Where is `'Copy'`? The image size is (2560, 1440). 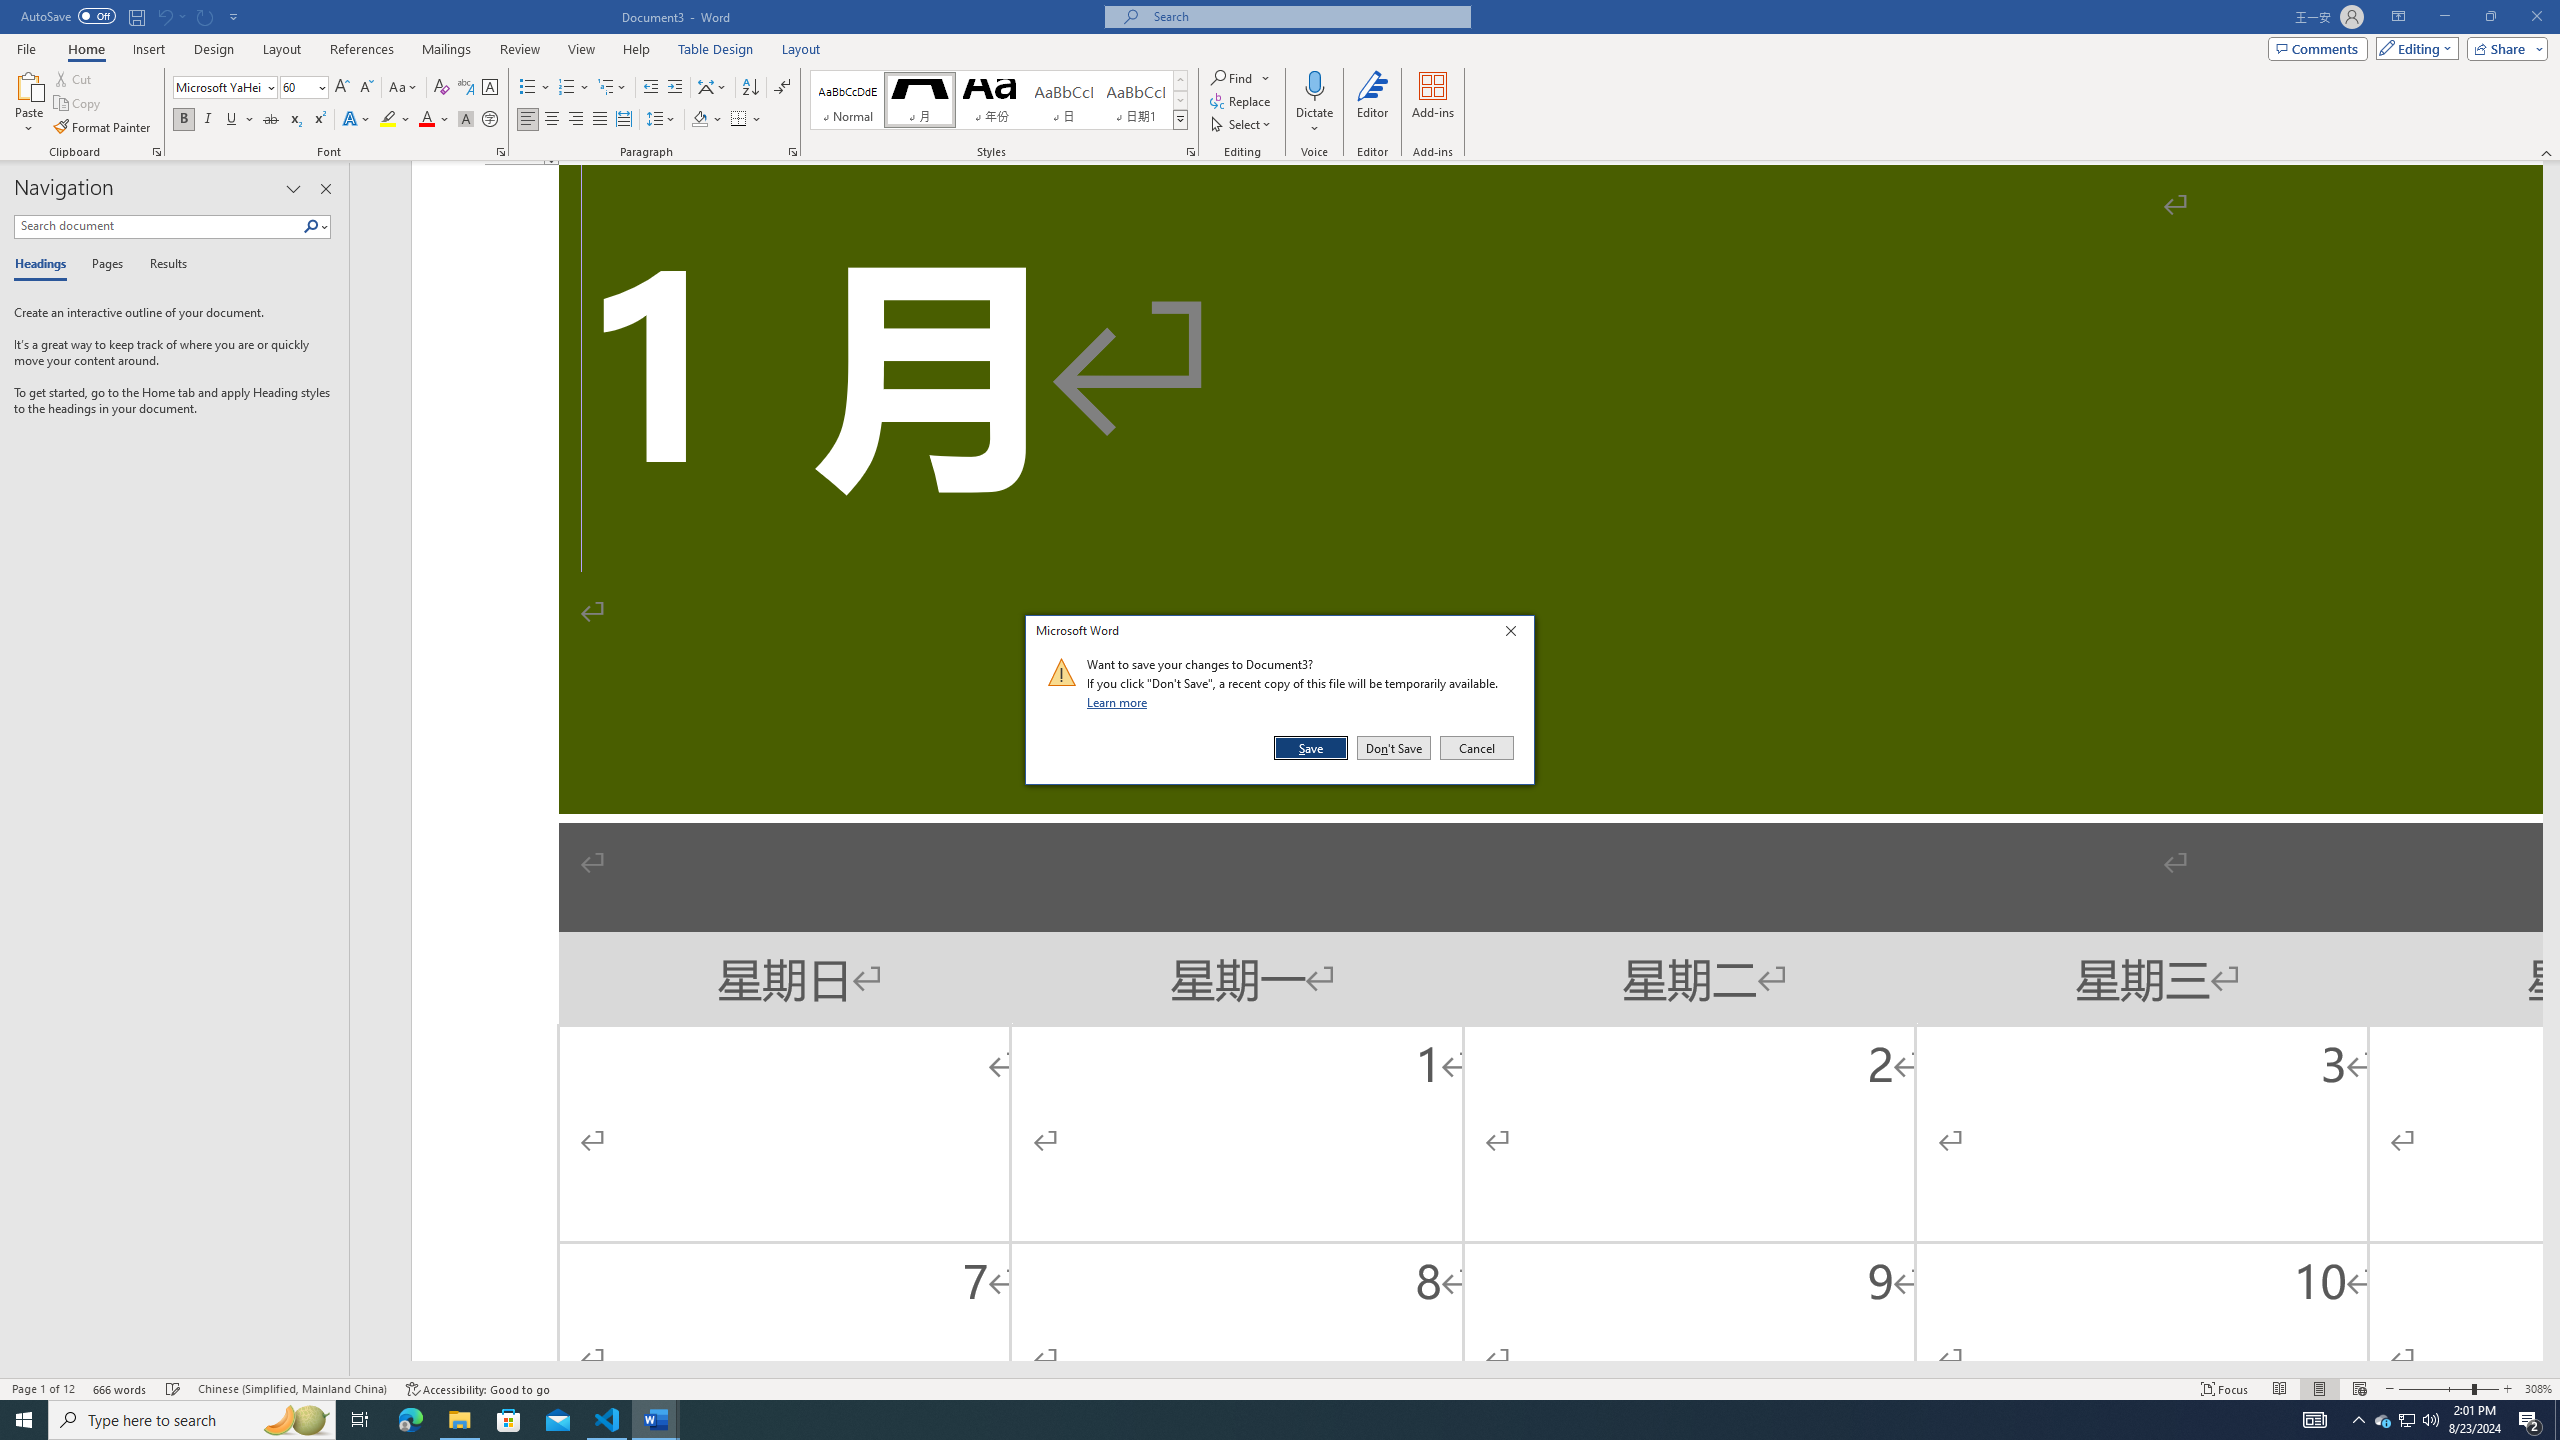 'Copy' is located at coordinates (78, 103).